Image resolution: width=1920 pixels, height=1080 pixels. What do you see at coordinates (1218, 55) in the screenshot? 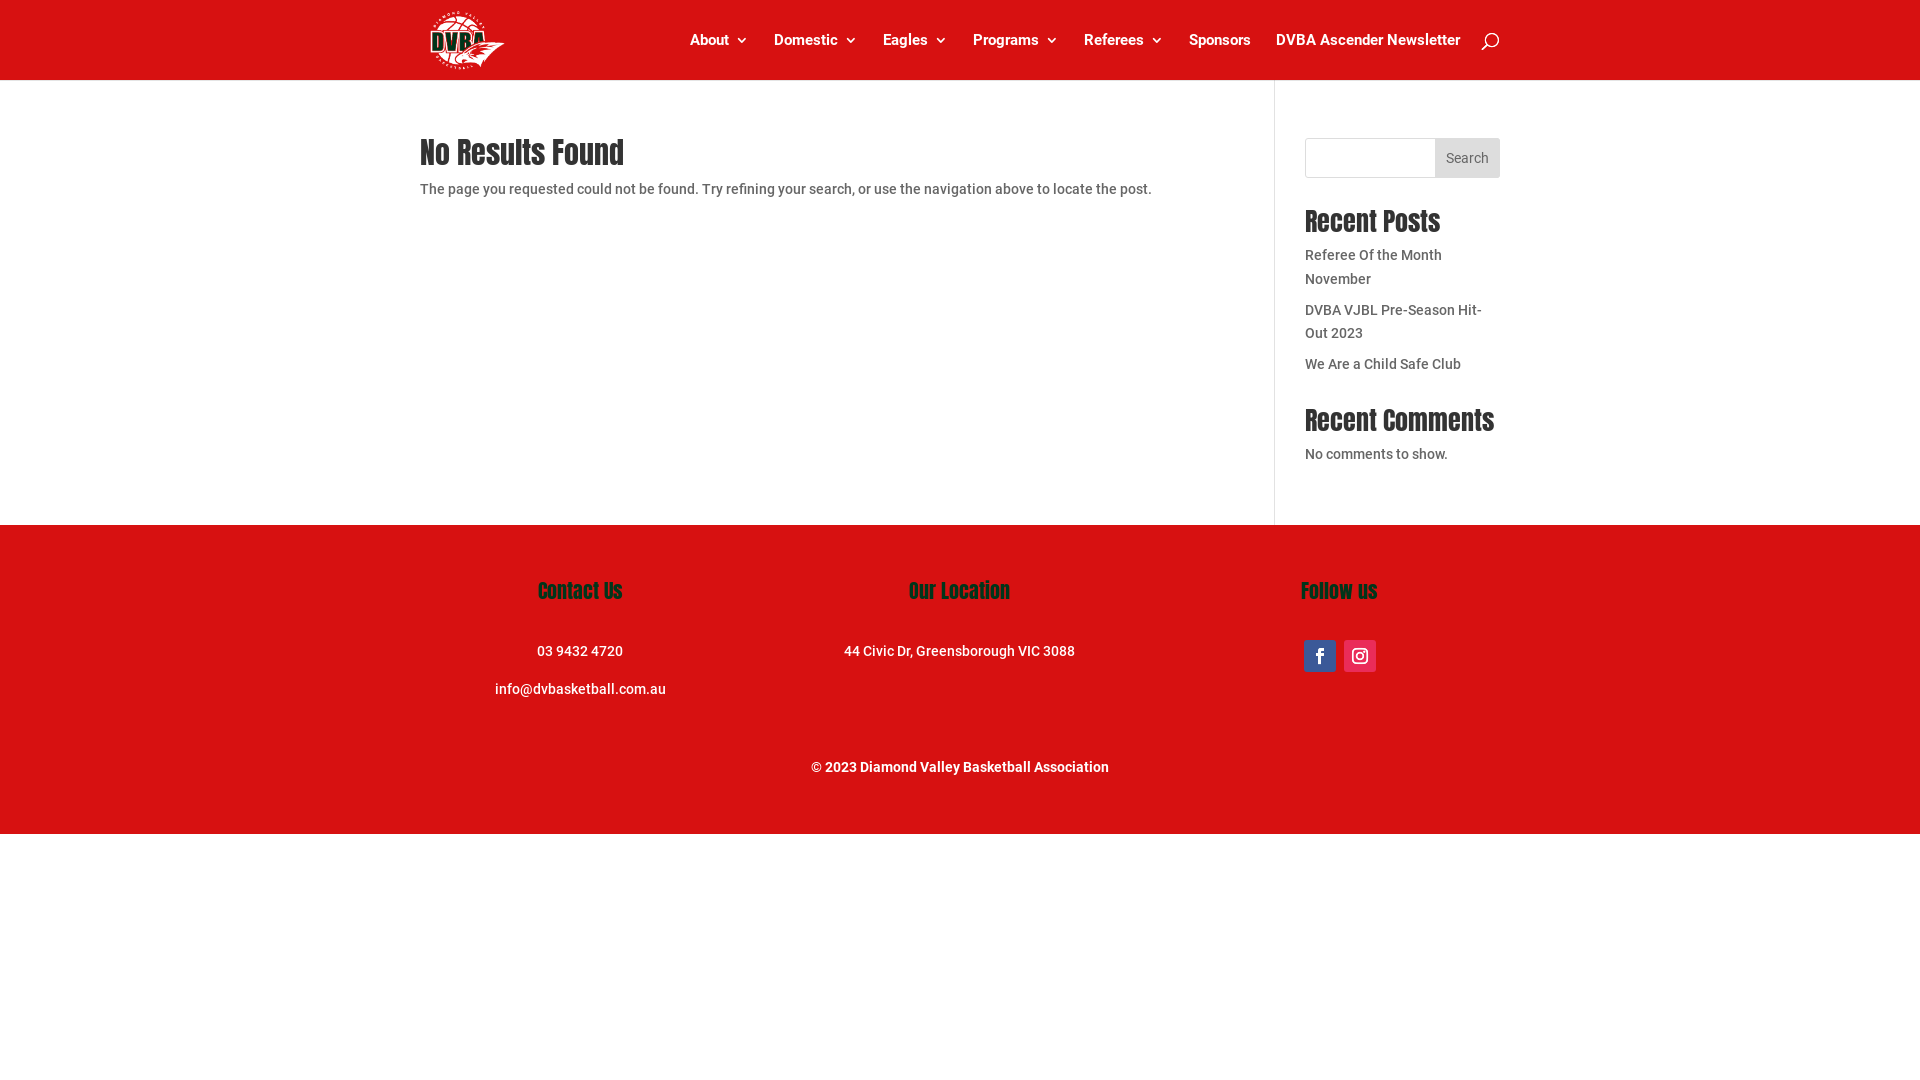
I see `'Sponsors'` at bounding box center [1218, 55].